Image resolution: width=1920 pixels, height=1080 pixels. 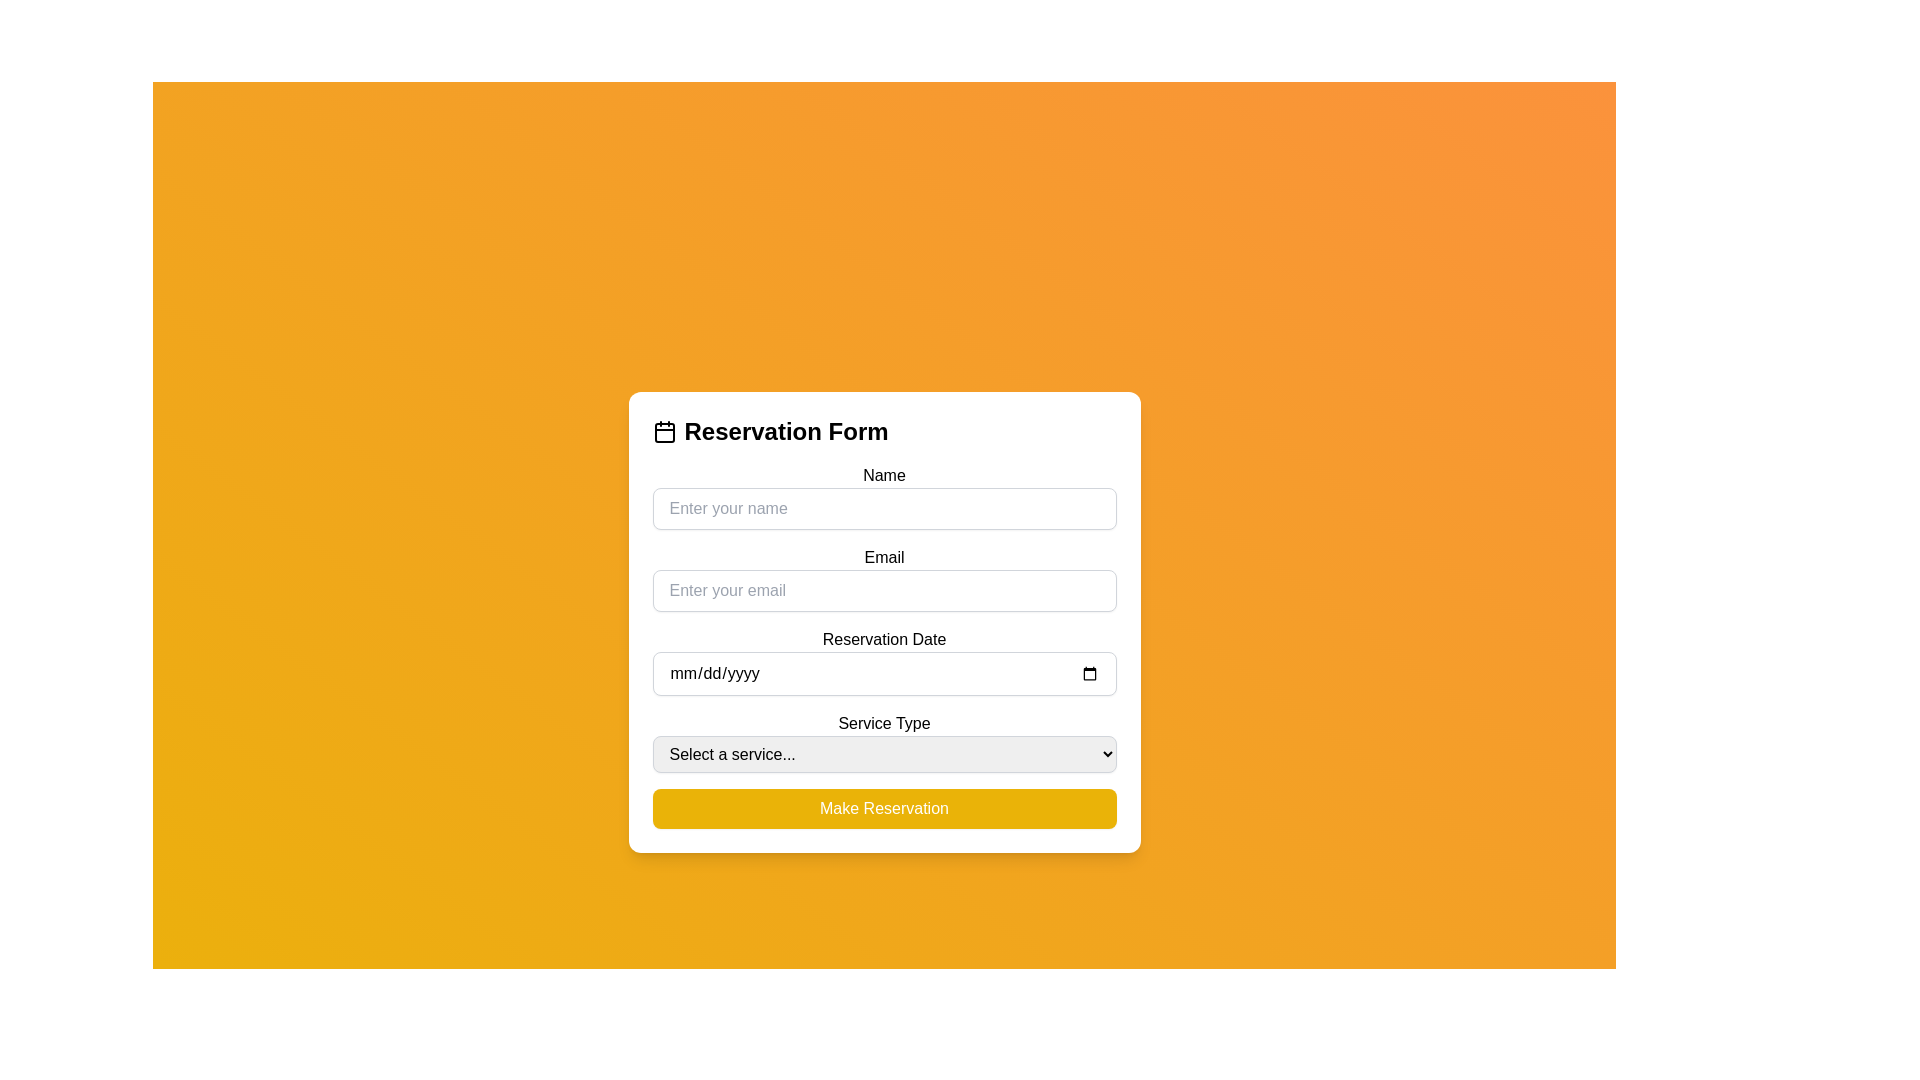 I want to click on the email input field, so click(x=883, y=578).